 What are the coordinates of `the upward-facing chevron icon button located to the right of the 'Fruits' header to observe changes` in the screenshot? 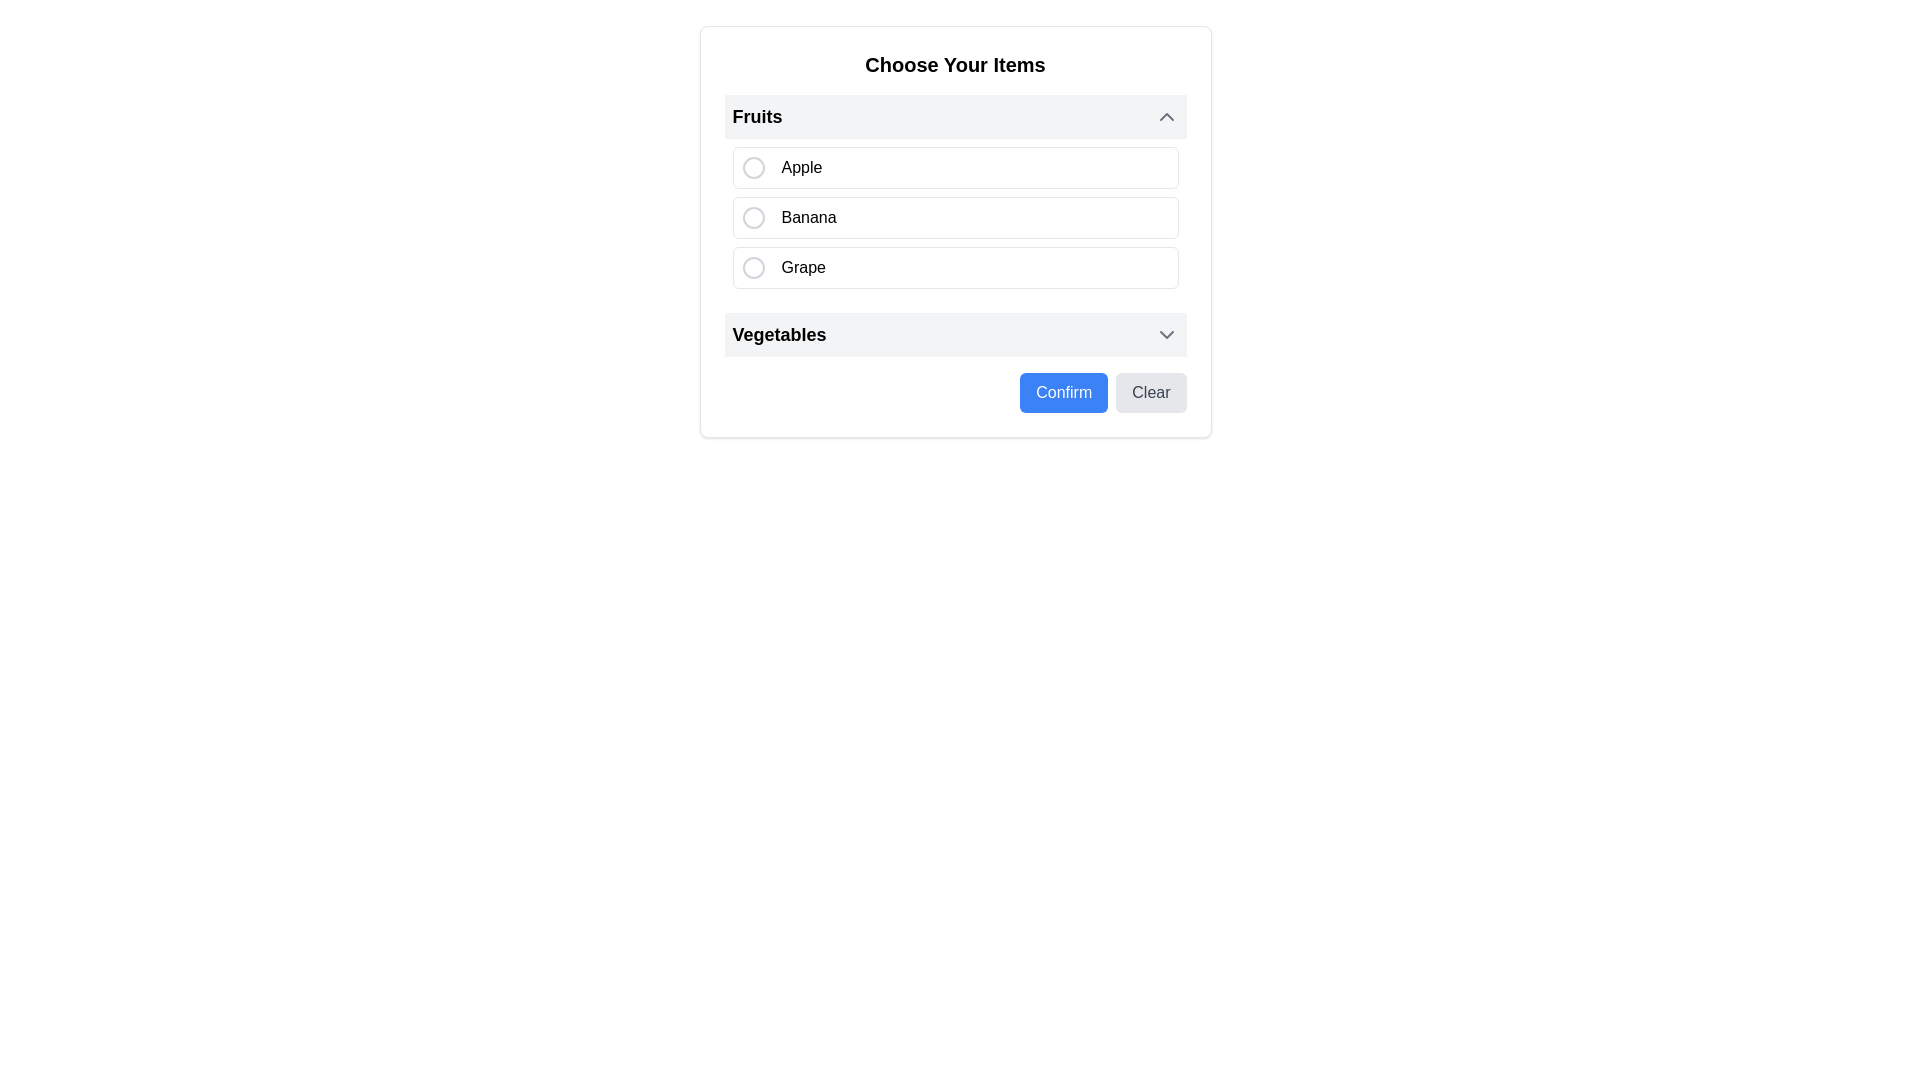 It's located at (1166, 116).